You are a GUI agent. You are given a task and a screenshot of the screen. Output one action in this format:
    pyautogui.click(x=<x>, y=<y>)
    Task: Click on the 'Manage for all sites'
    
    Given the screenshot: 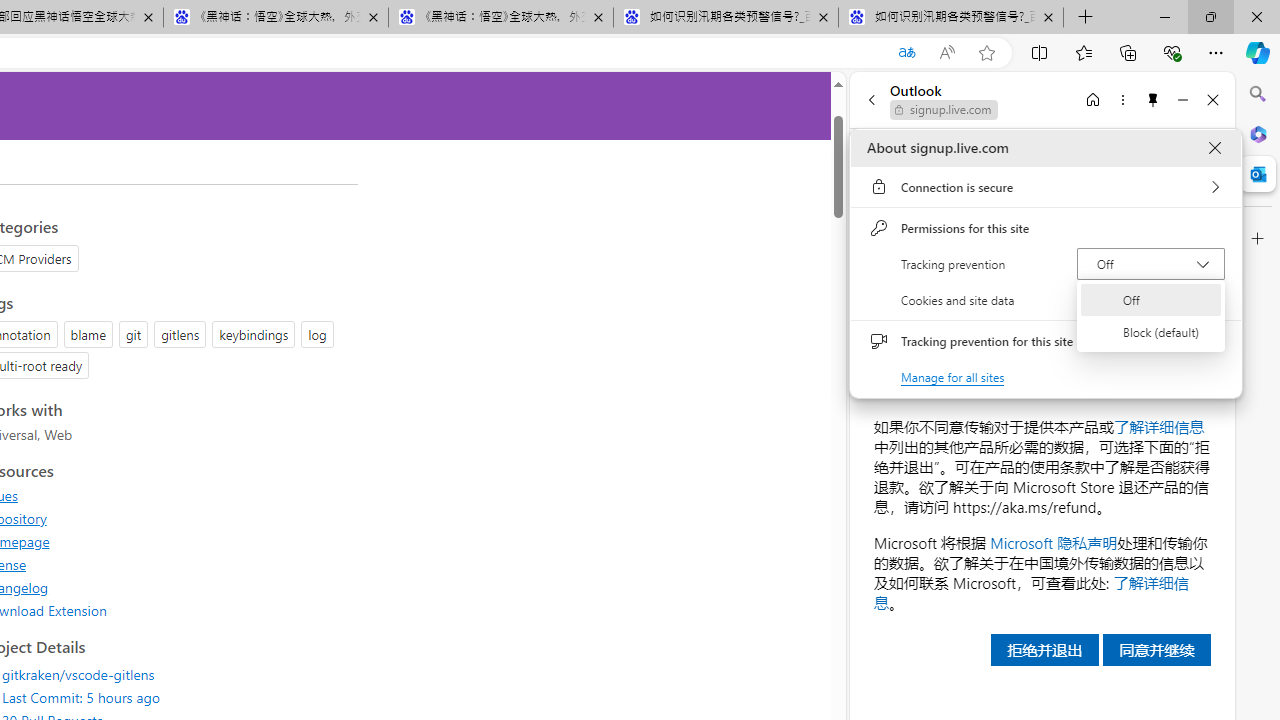 What is the action you would take?
    pyautogui.click(x=951, y=377)
    